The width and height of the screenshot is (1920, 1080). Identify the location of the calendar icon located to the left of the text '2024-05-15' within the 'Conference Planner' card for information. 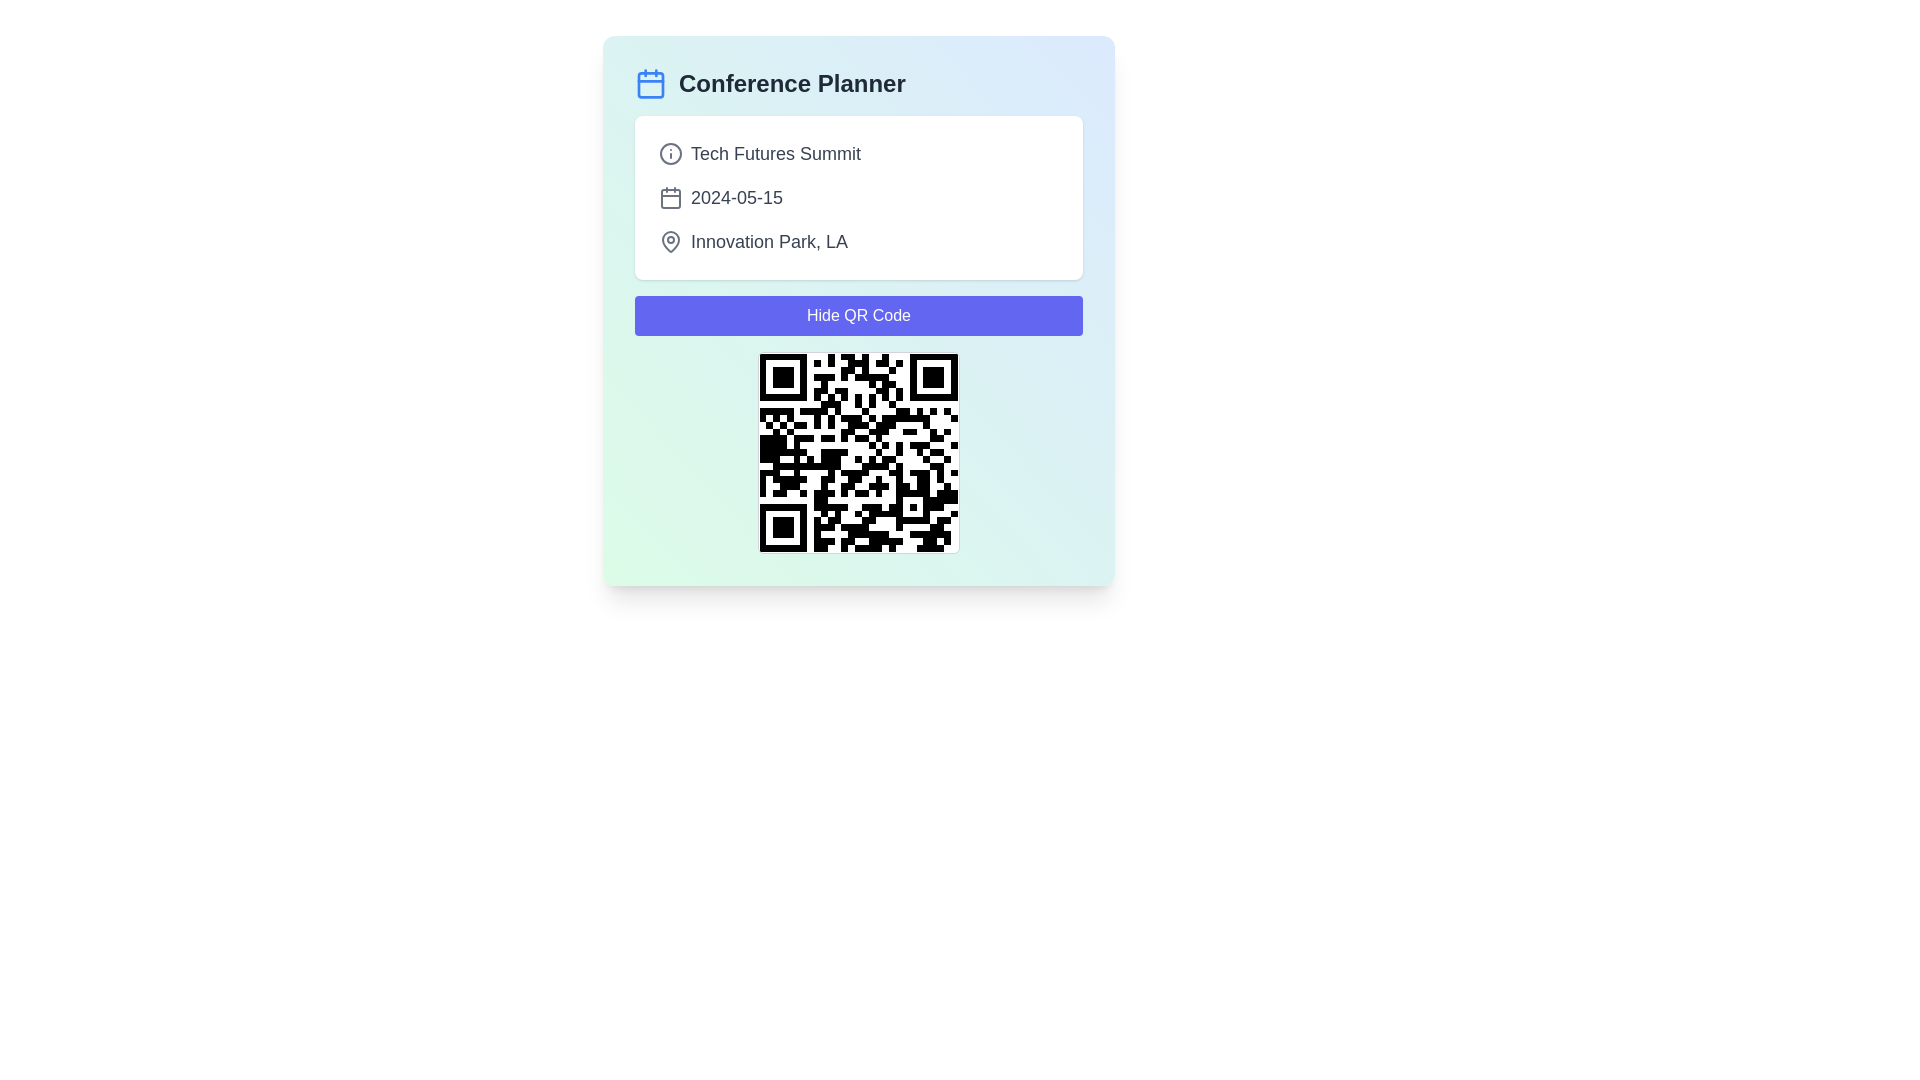
(671, 199).